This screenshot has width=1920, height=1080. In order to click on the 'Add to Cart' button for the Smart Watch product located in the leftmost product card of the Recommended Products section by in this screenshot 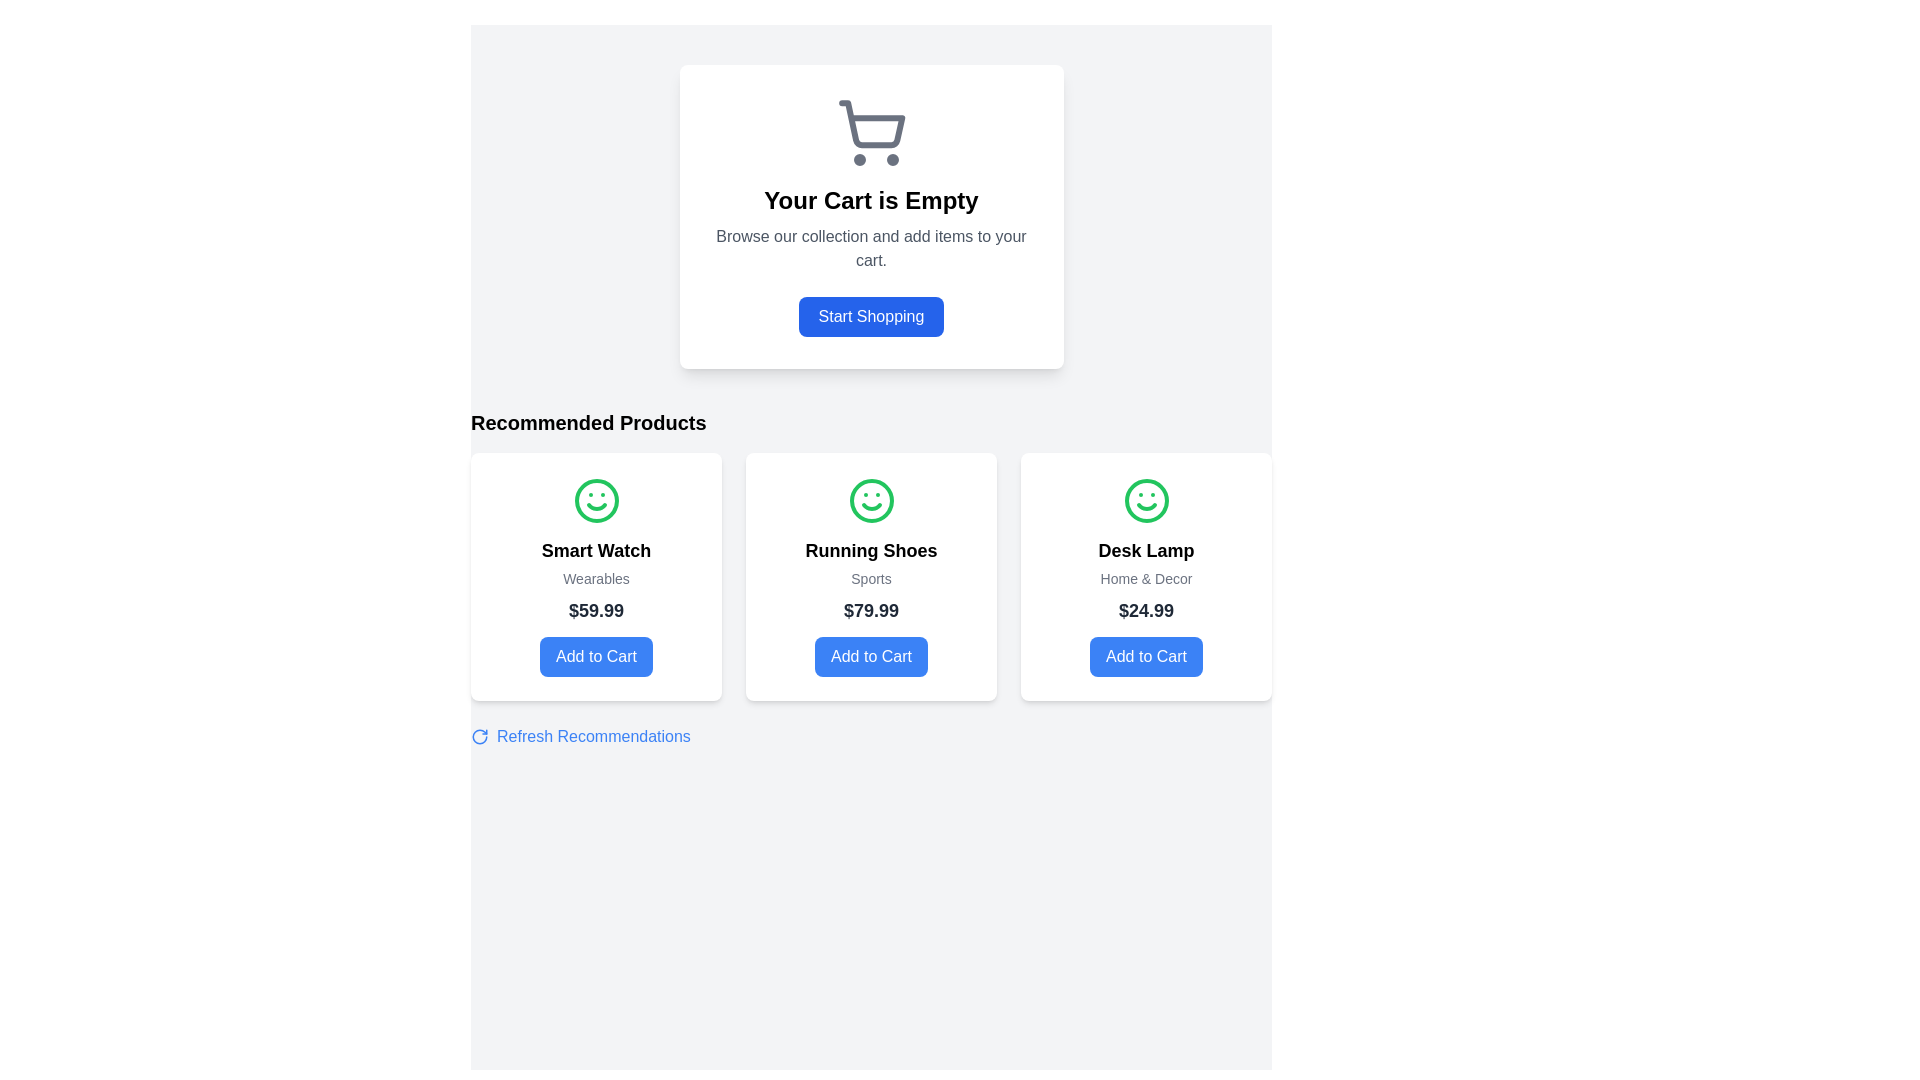, I will do `click(595, 656)`.